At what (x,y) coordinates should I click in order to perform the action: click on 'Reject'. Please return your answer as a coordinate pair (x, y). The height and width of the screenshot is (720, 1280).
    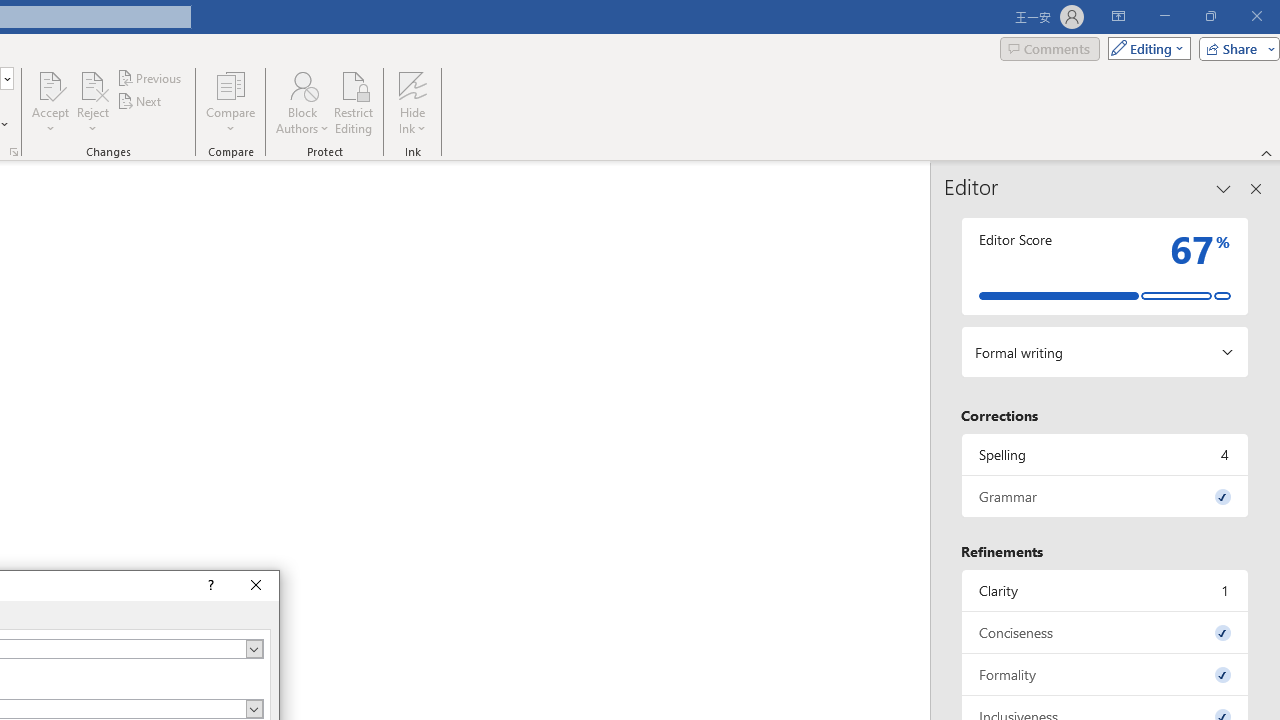
    Looking at the image, I should click on (91, 103).